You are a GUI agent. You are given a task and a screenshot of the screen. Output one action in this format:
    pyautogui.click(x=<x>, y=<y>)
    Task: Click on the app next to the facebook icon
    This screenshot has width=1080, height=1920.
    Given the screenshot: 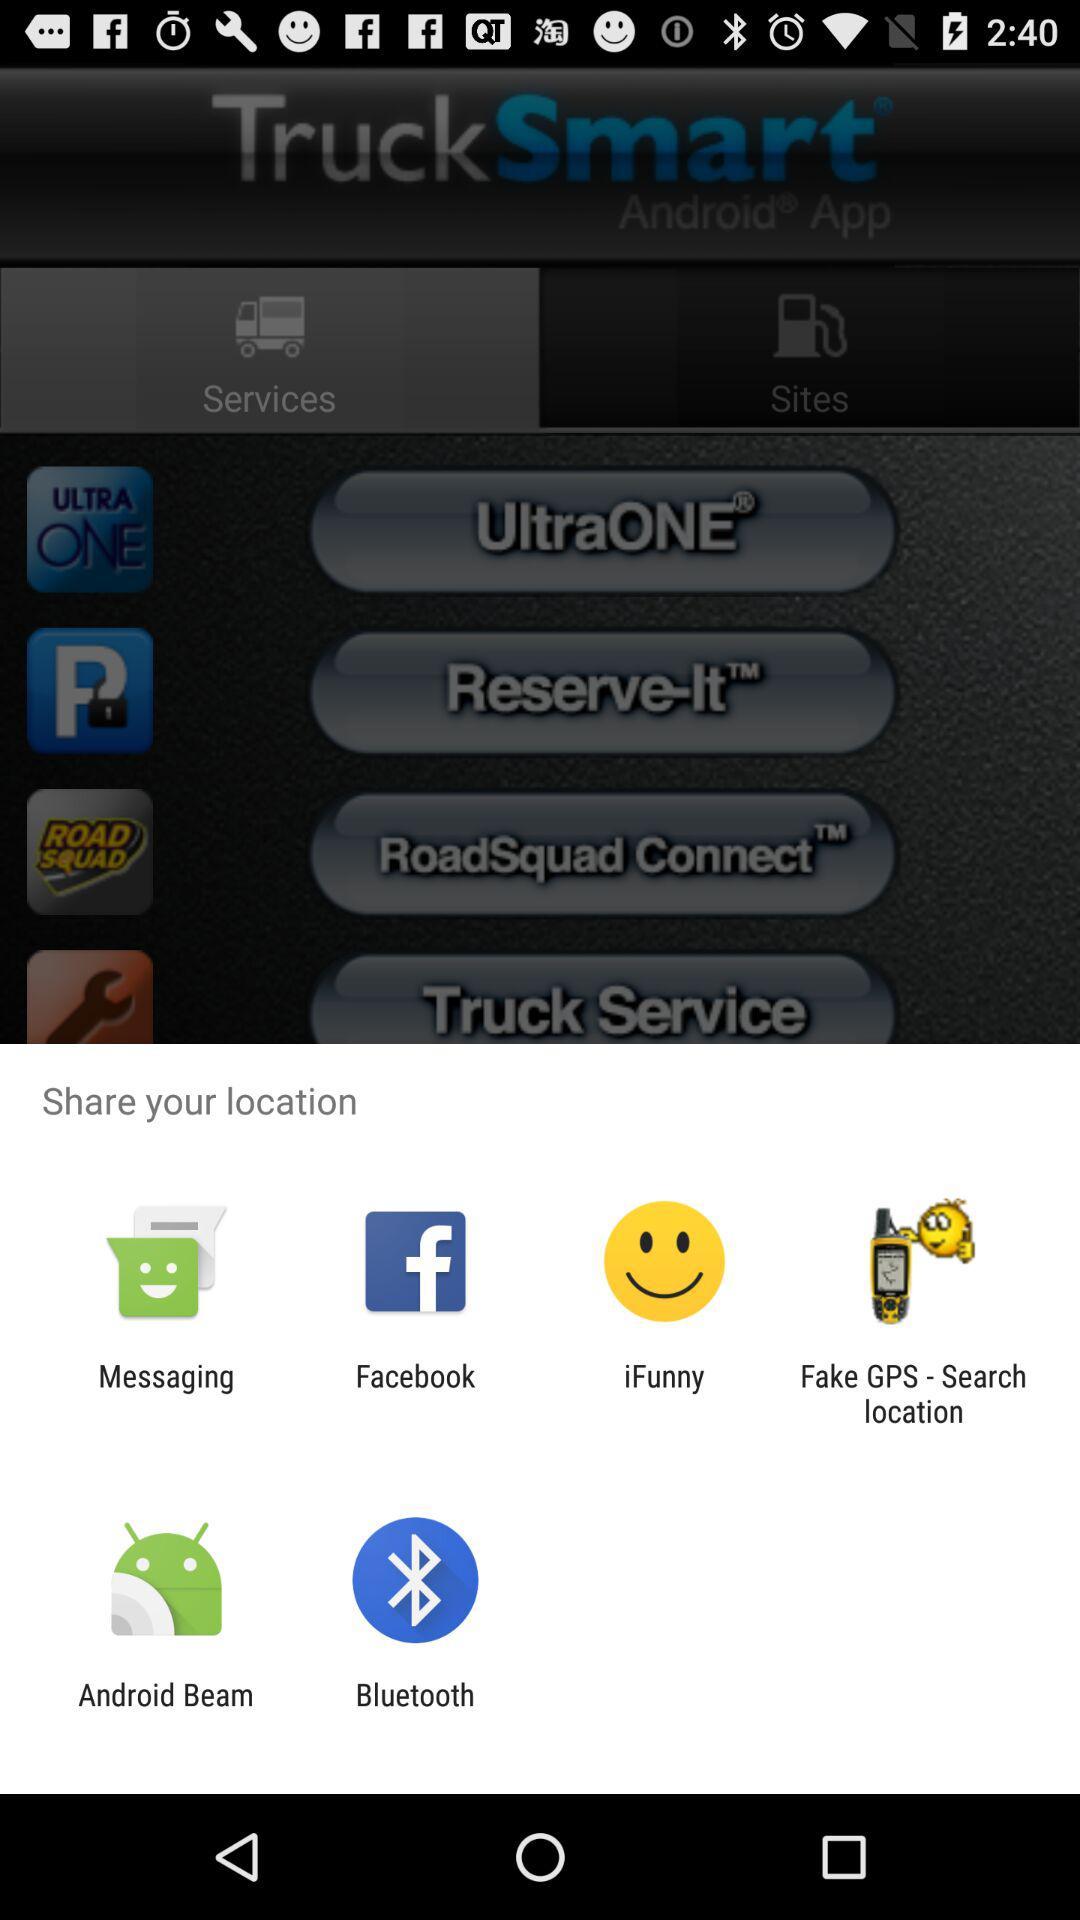 What is the action you would take?
    pyautogui.click(x=165, y=1392)
    